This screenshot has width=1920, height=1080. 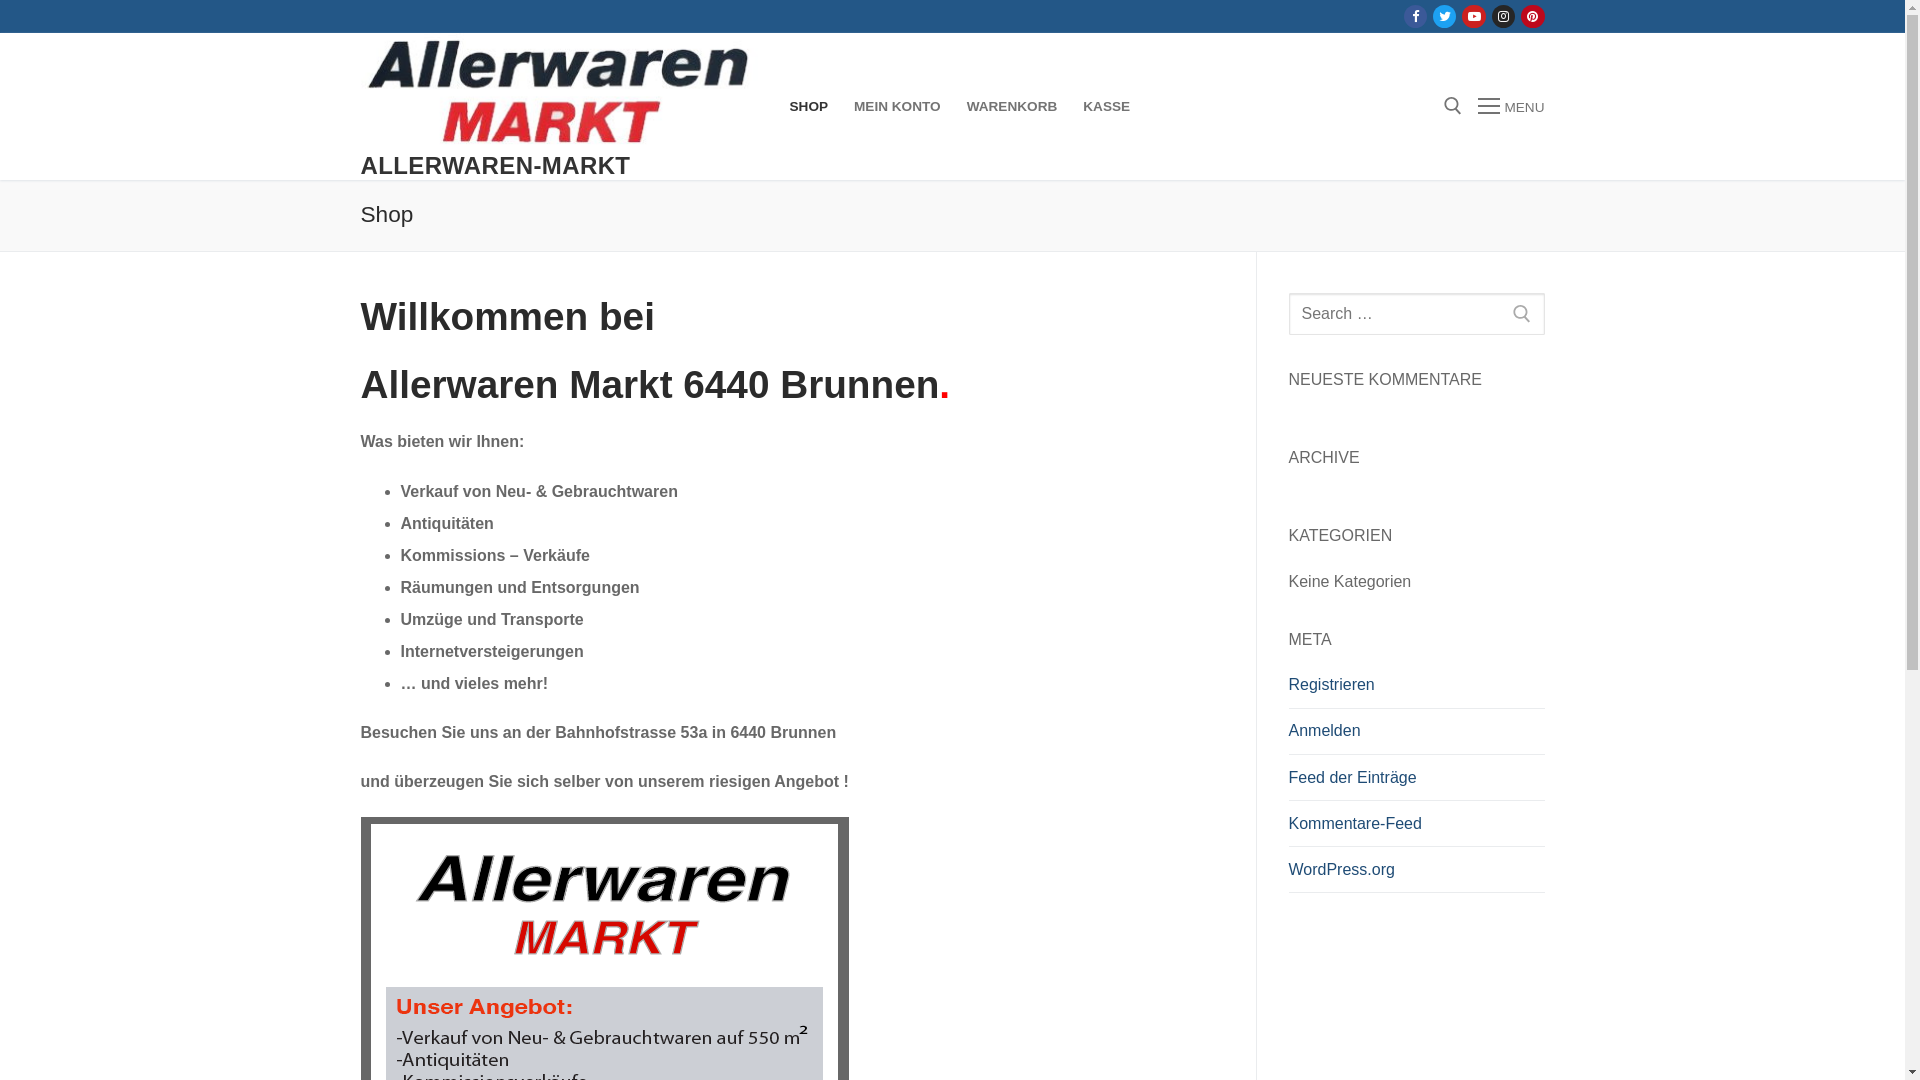 What do you see at coordinates (1287, 313) in the screenshot?
I see `'Suchen nach:'` at bounding box center [1287, 313].